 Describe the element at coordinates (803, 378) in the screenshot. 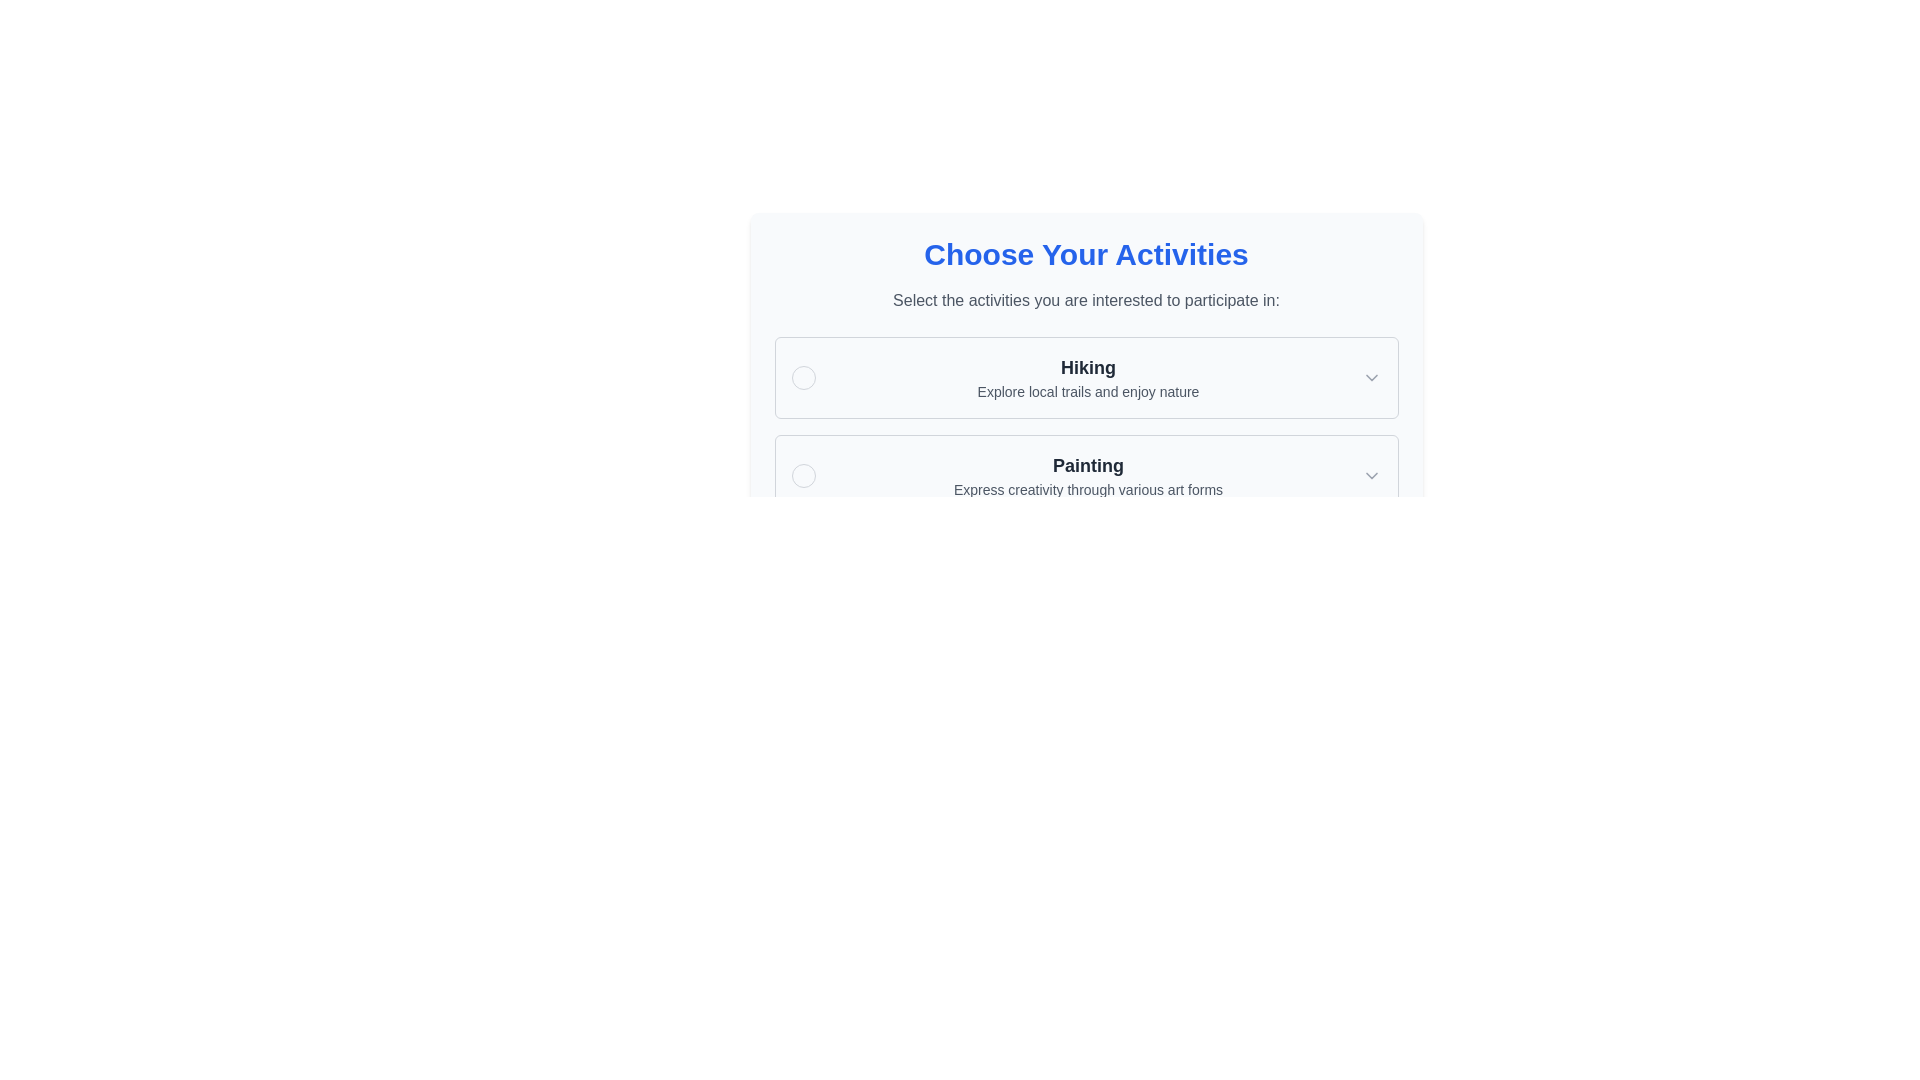

I see `the empty circular radio button located at the top-left corner of the 'Hiking' activity selection option` at that location.